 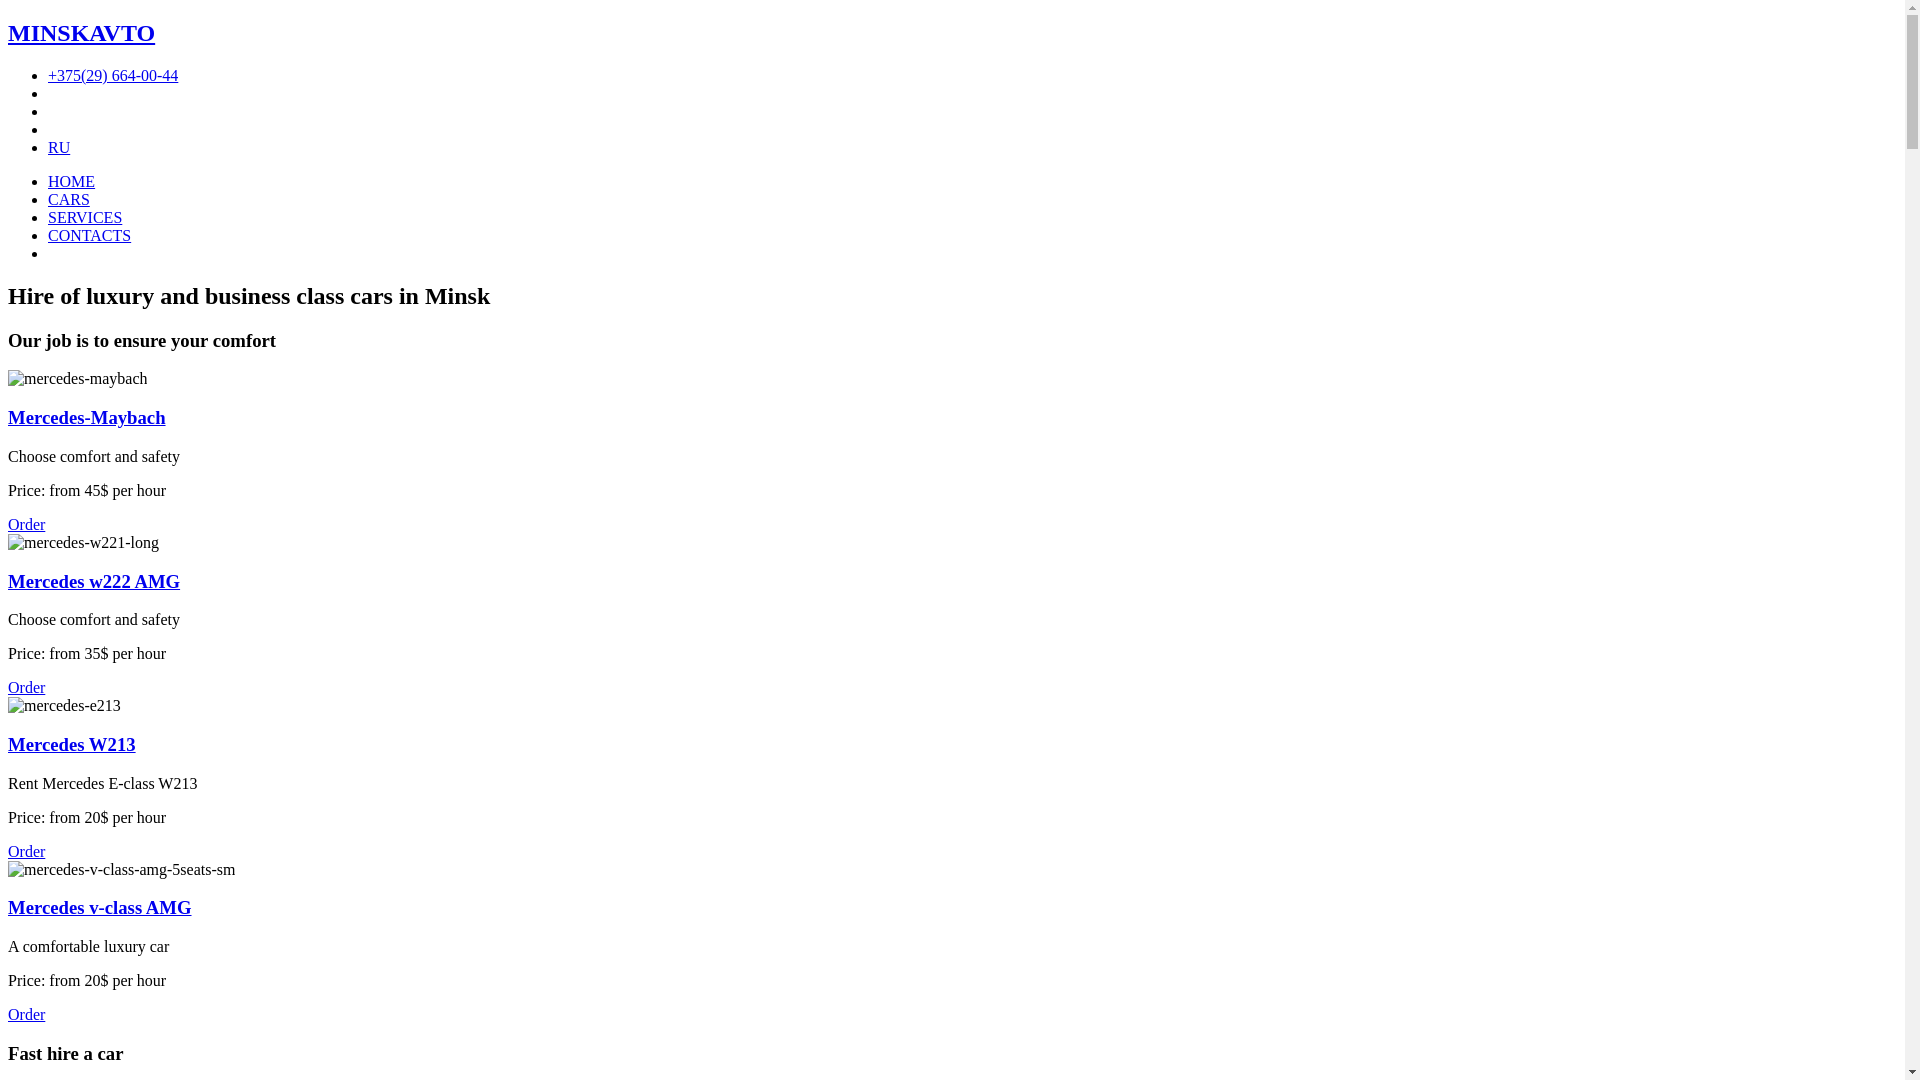 What do you see at coordinates (58, 146) in the screenshot?
I see `'RU'` at bounding box center [58, 146].